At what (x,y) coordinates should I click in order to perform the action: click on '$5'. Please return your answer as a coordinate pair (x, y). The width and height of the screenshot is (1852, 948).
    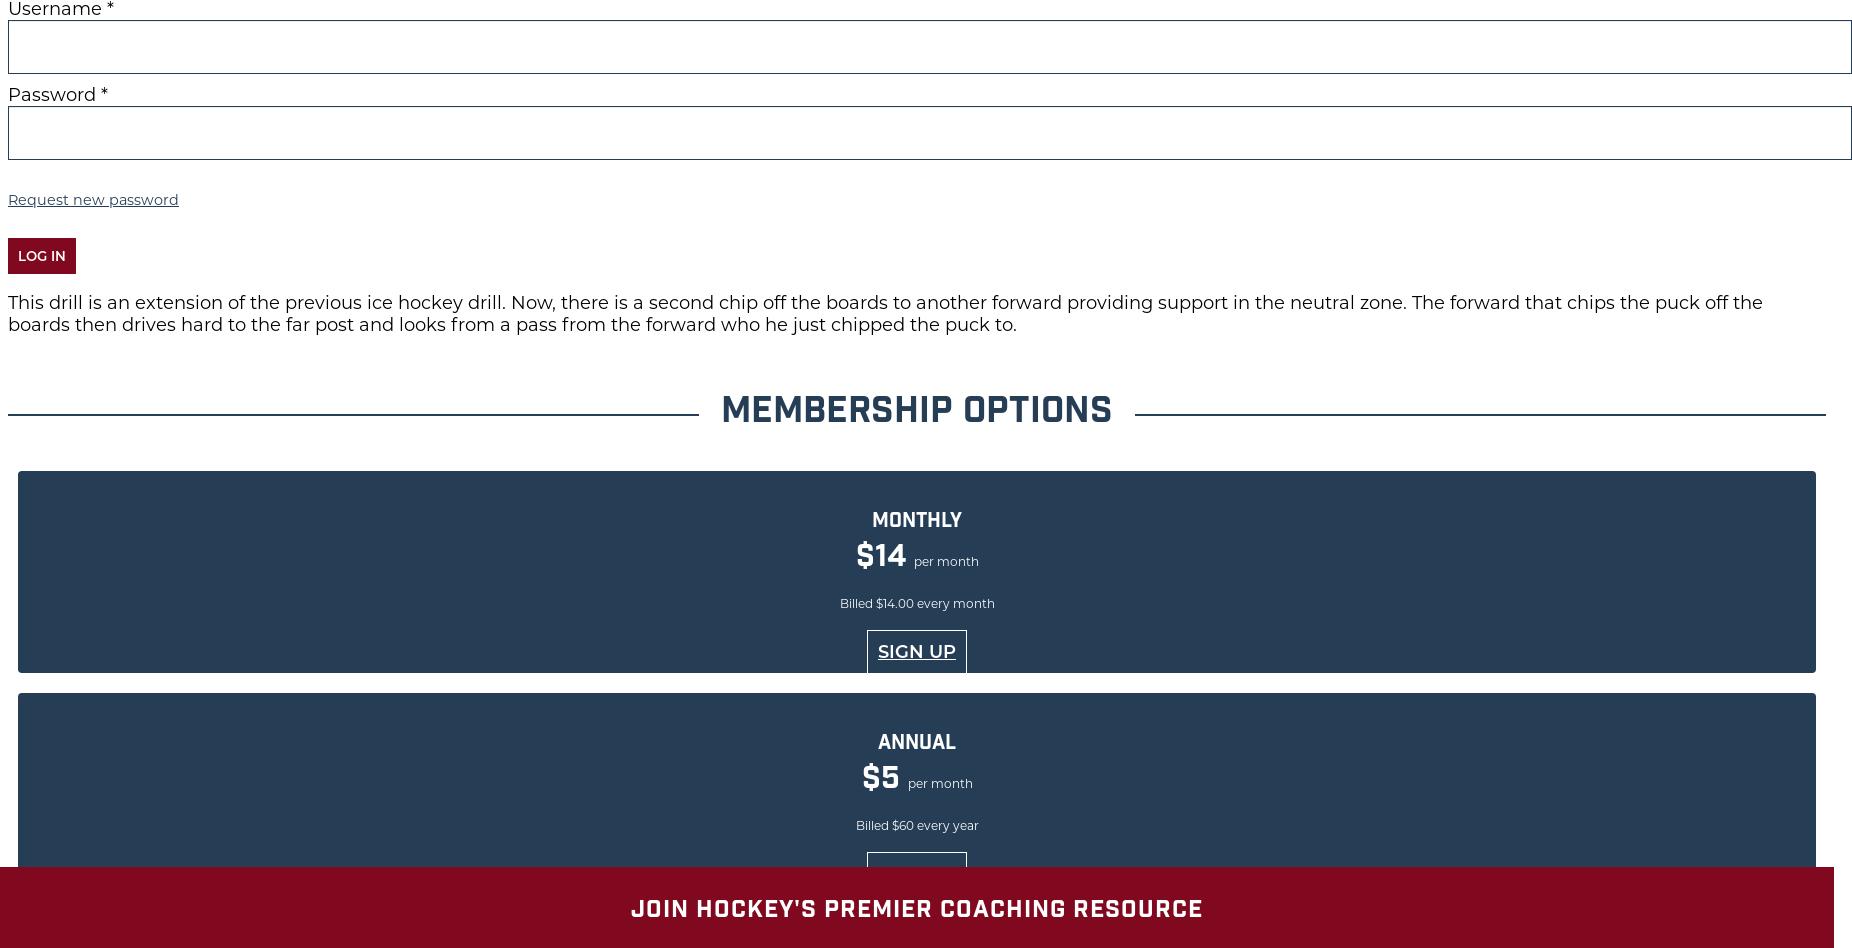
    Looking at the image, I should click on (883, 780).